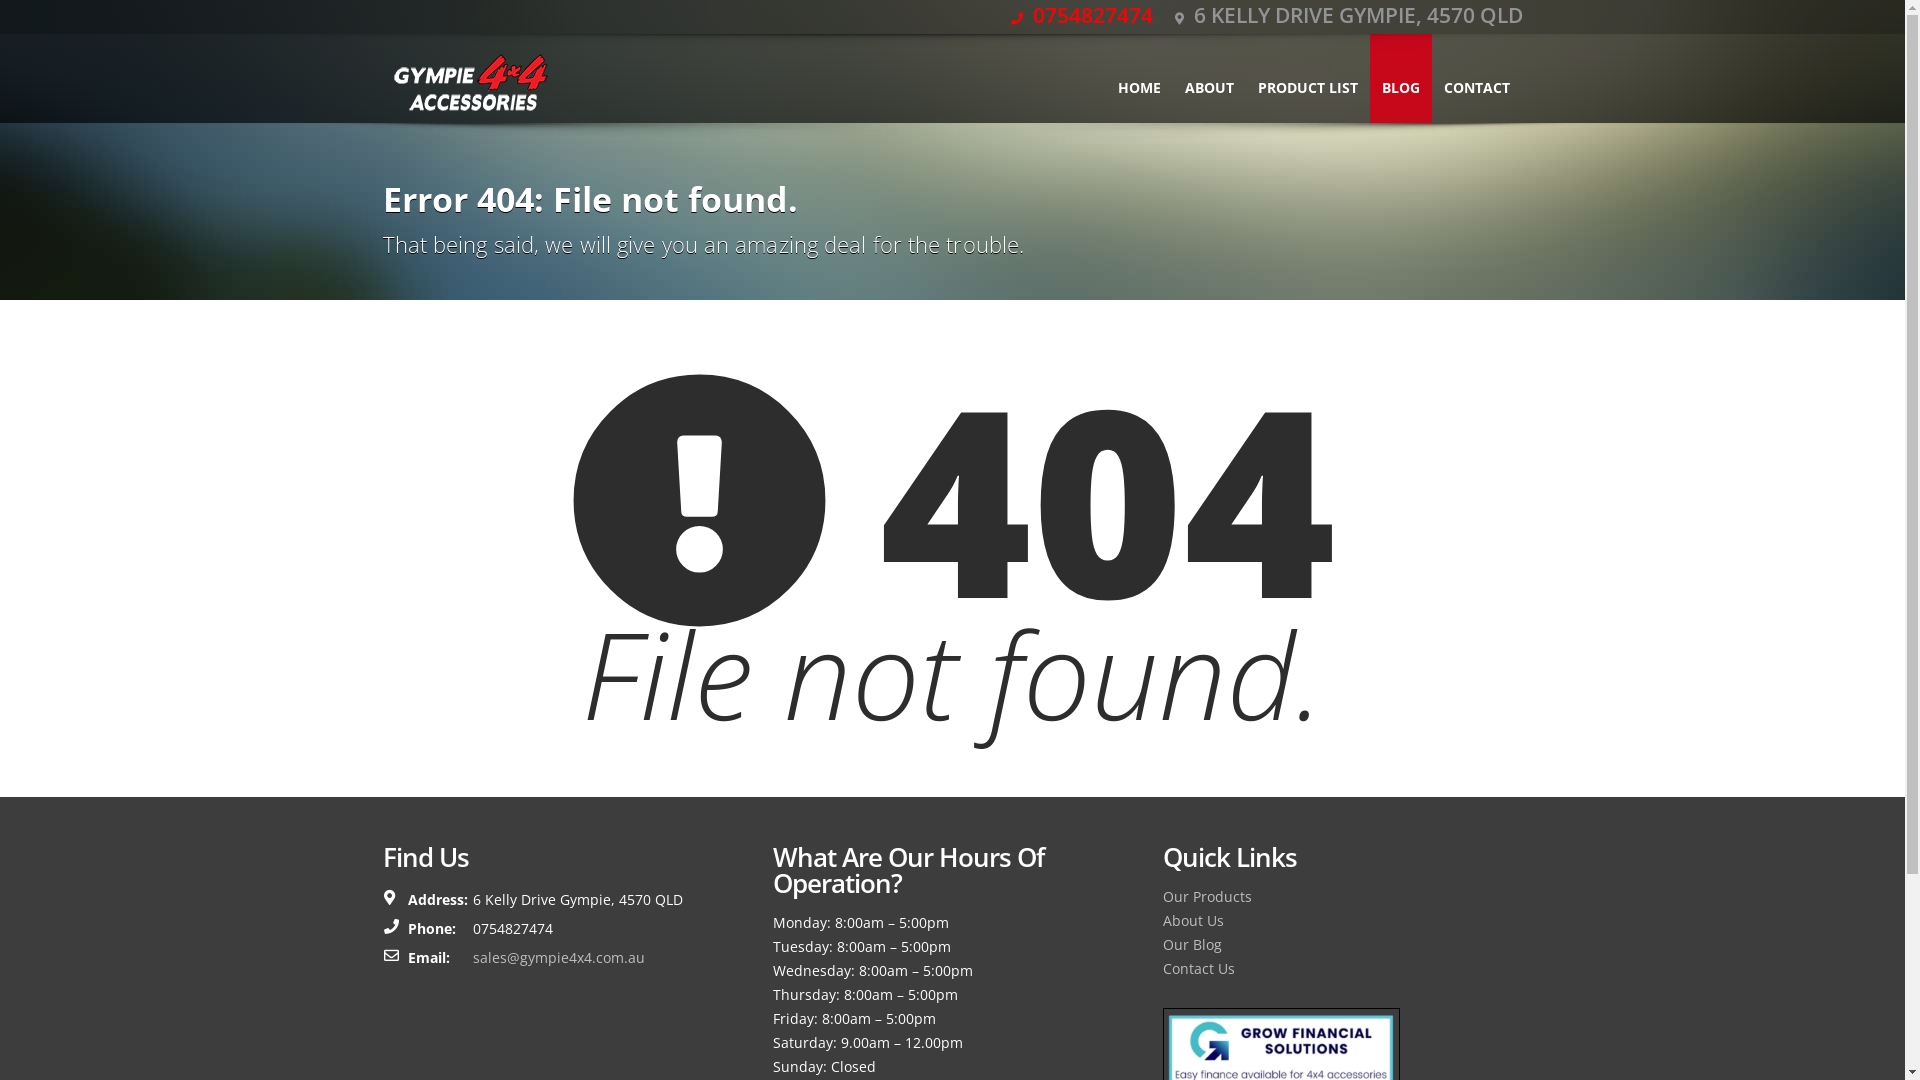 This screenshot has height=1080, width=1920. I want to click on 'PRODUCT LIST', so click(1307, 77).